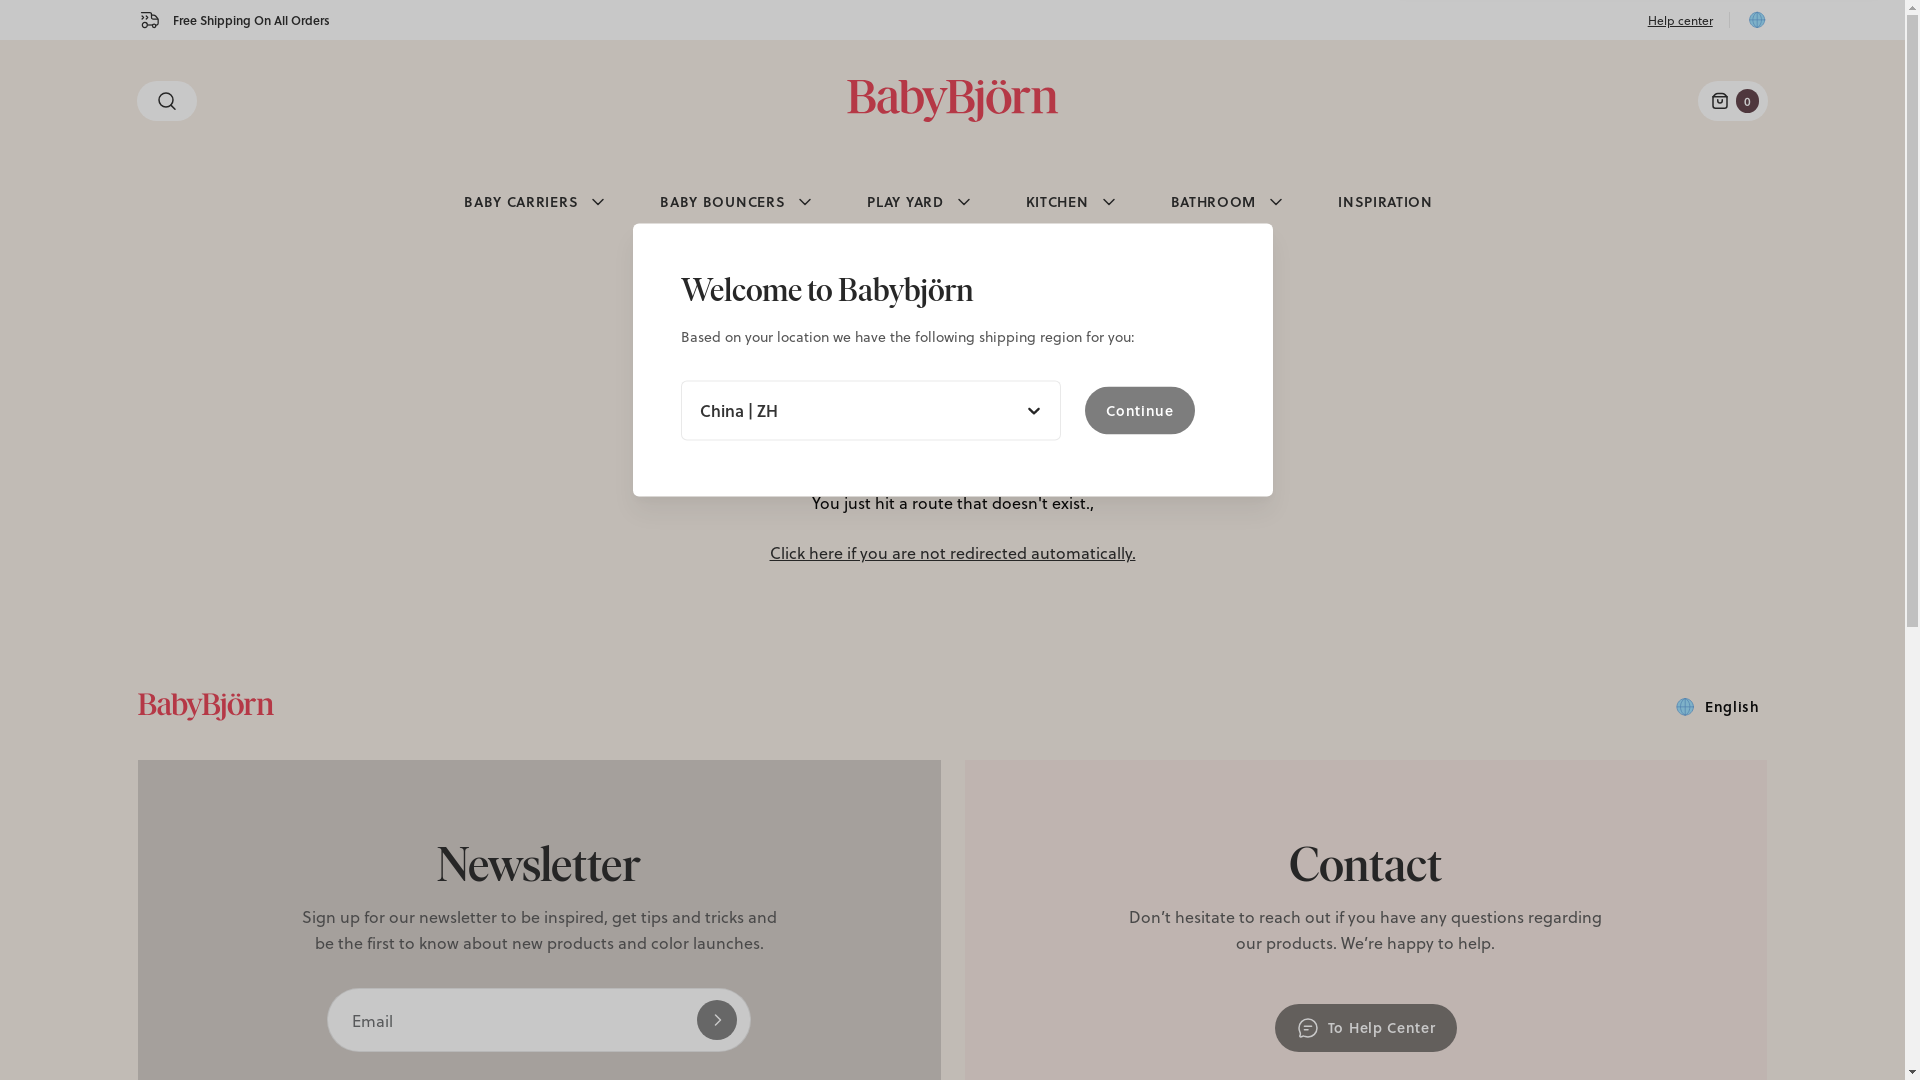  I want to click on 'INSPIRATION', so click(1384, 201).